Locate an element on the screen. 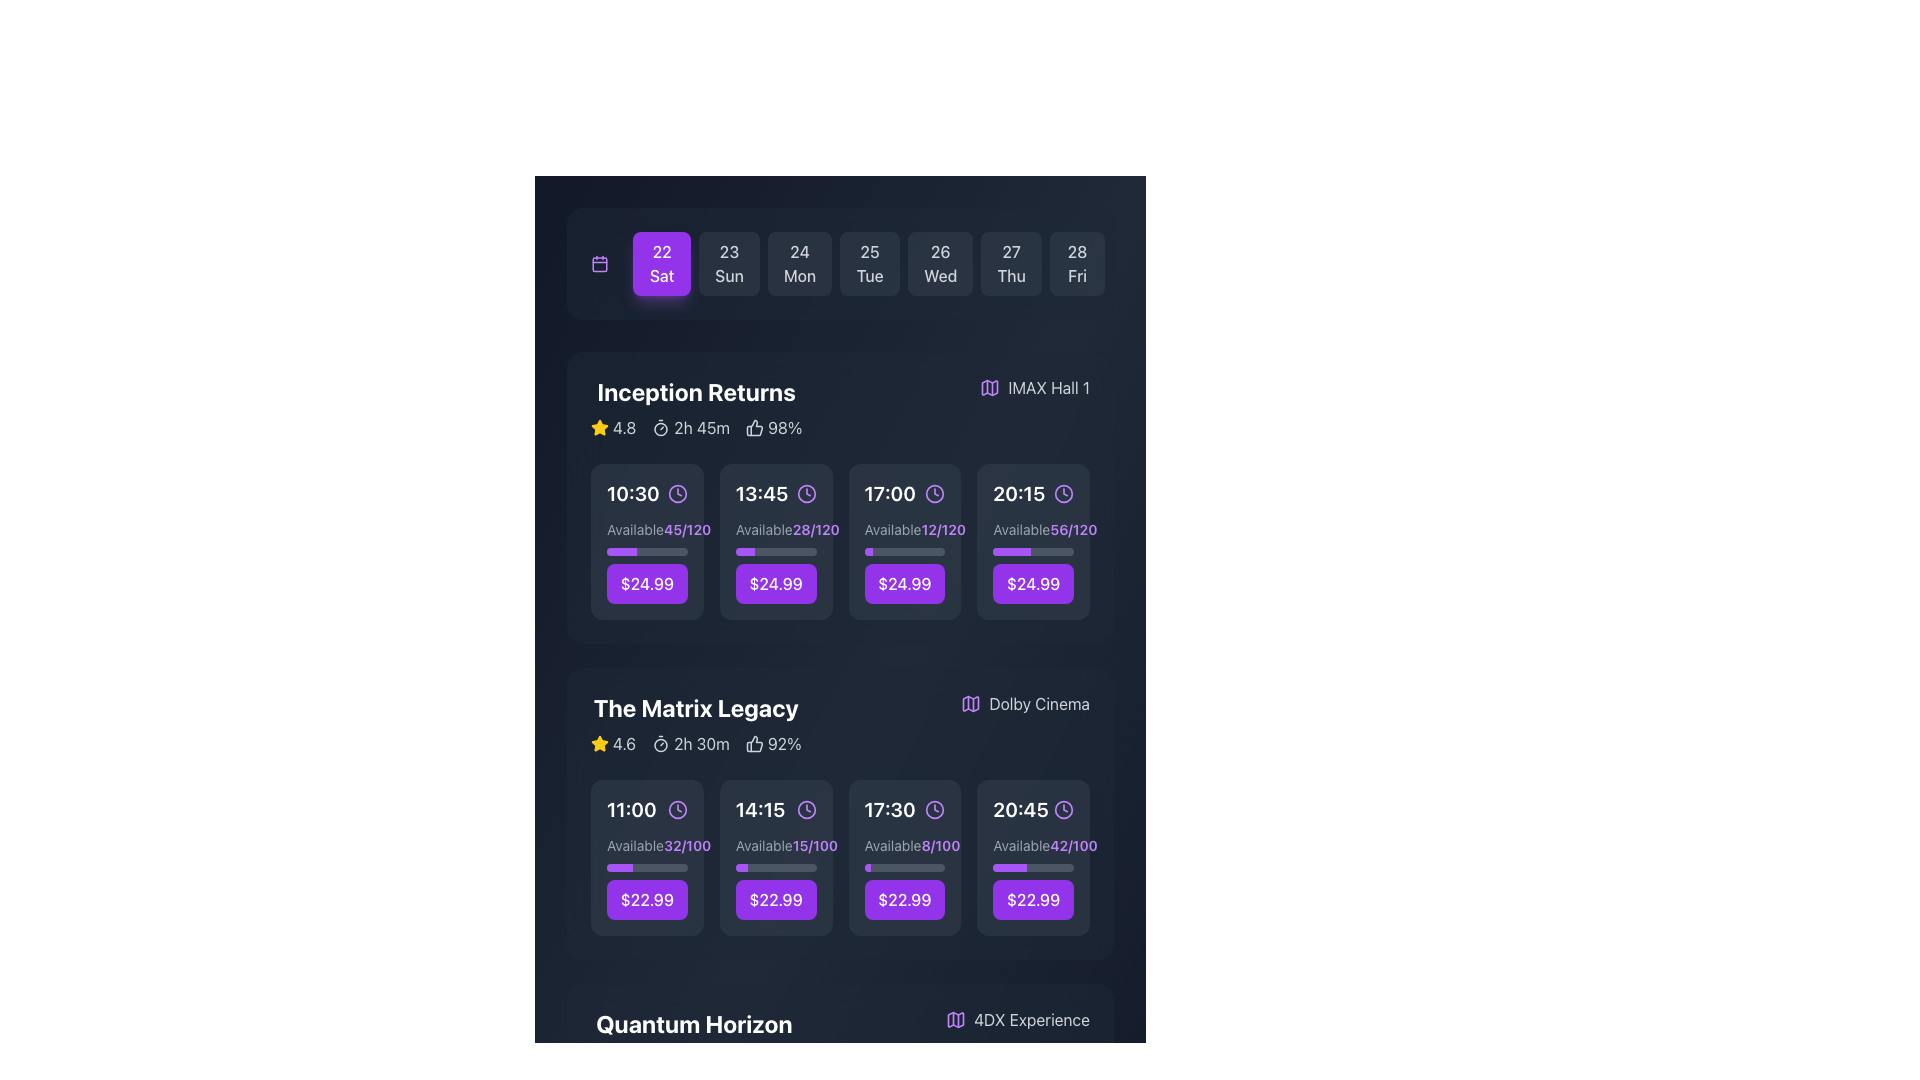 The height and width of the screenshot is (1080, 1920). percentage value displayed in the Text Label next to the thumbs-up icon in the information bar for the movie listing 'Inception Returns' is located at coordinates (784, 427).